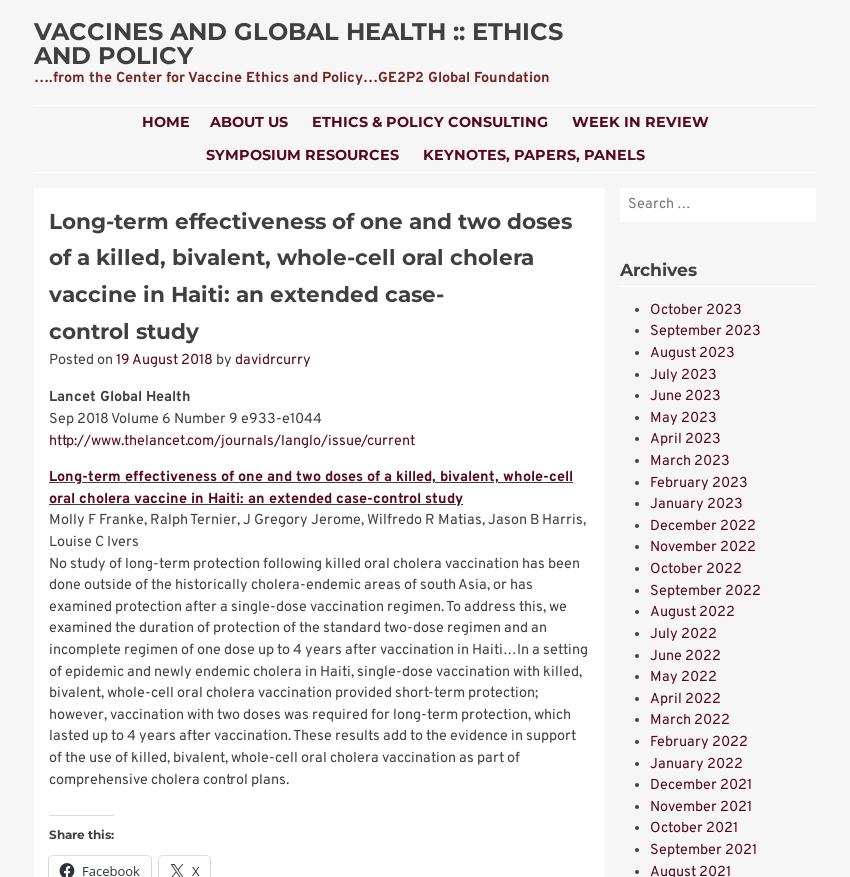 This screenshot has width=850, height=877. I want to click on 'October 2023', so click(694, 308).